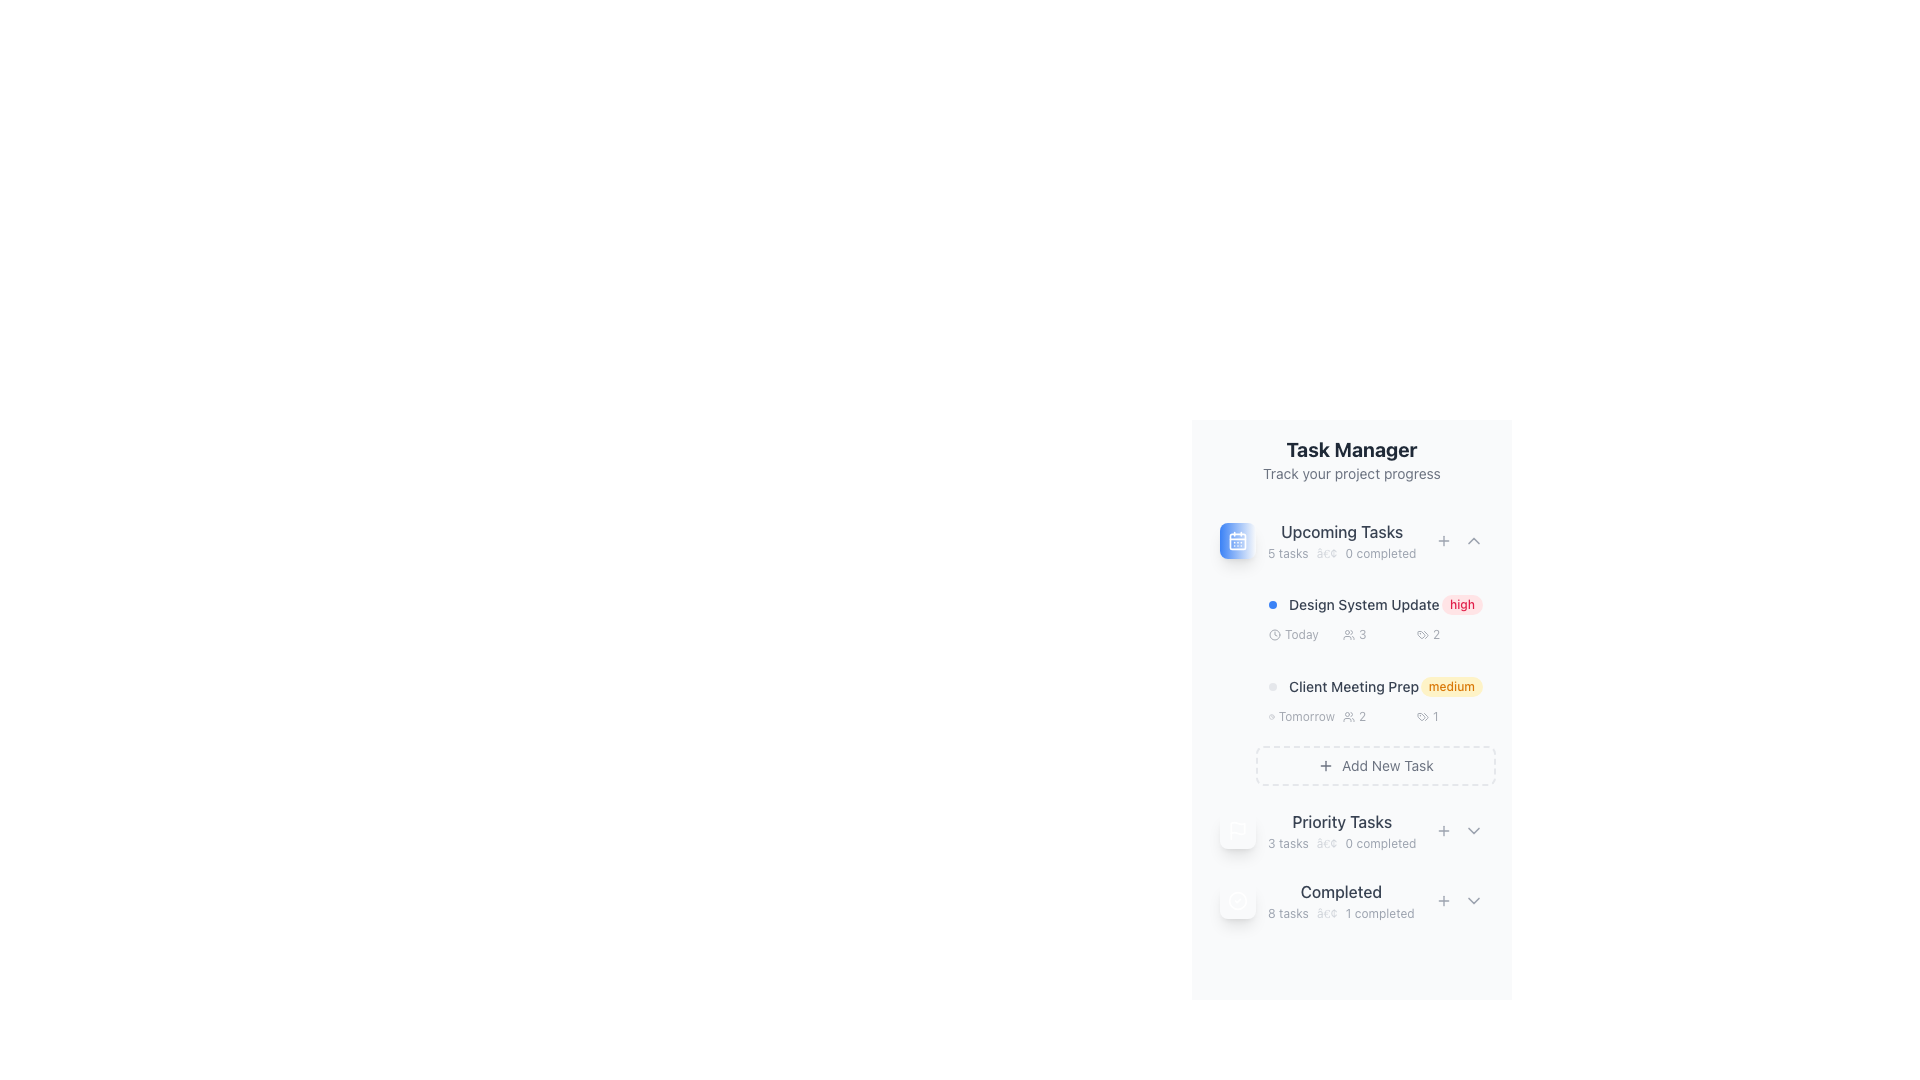 This screenshot has width=1920, height=1080. What do you see at coordinates (1342, 531) in the screenshot?
I see `the heading element for upcoming tasks located just below the calendar icon and adjacent to the '+' button` at bounding box center [1342, 531].